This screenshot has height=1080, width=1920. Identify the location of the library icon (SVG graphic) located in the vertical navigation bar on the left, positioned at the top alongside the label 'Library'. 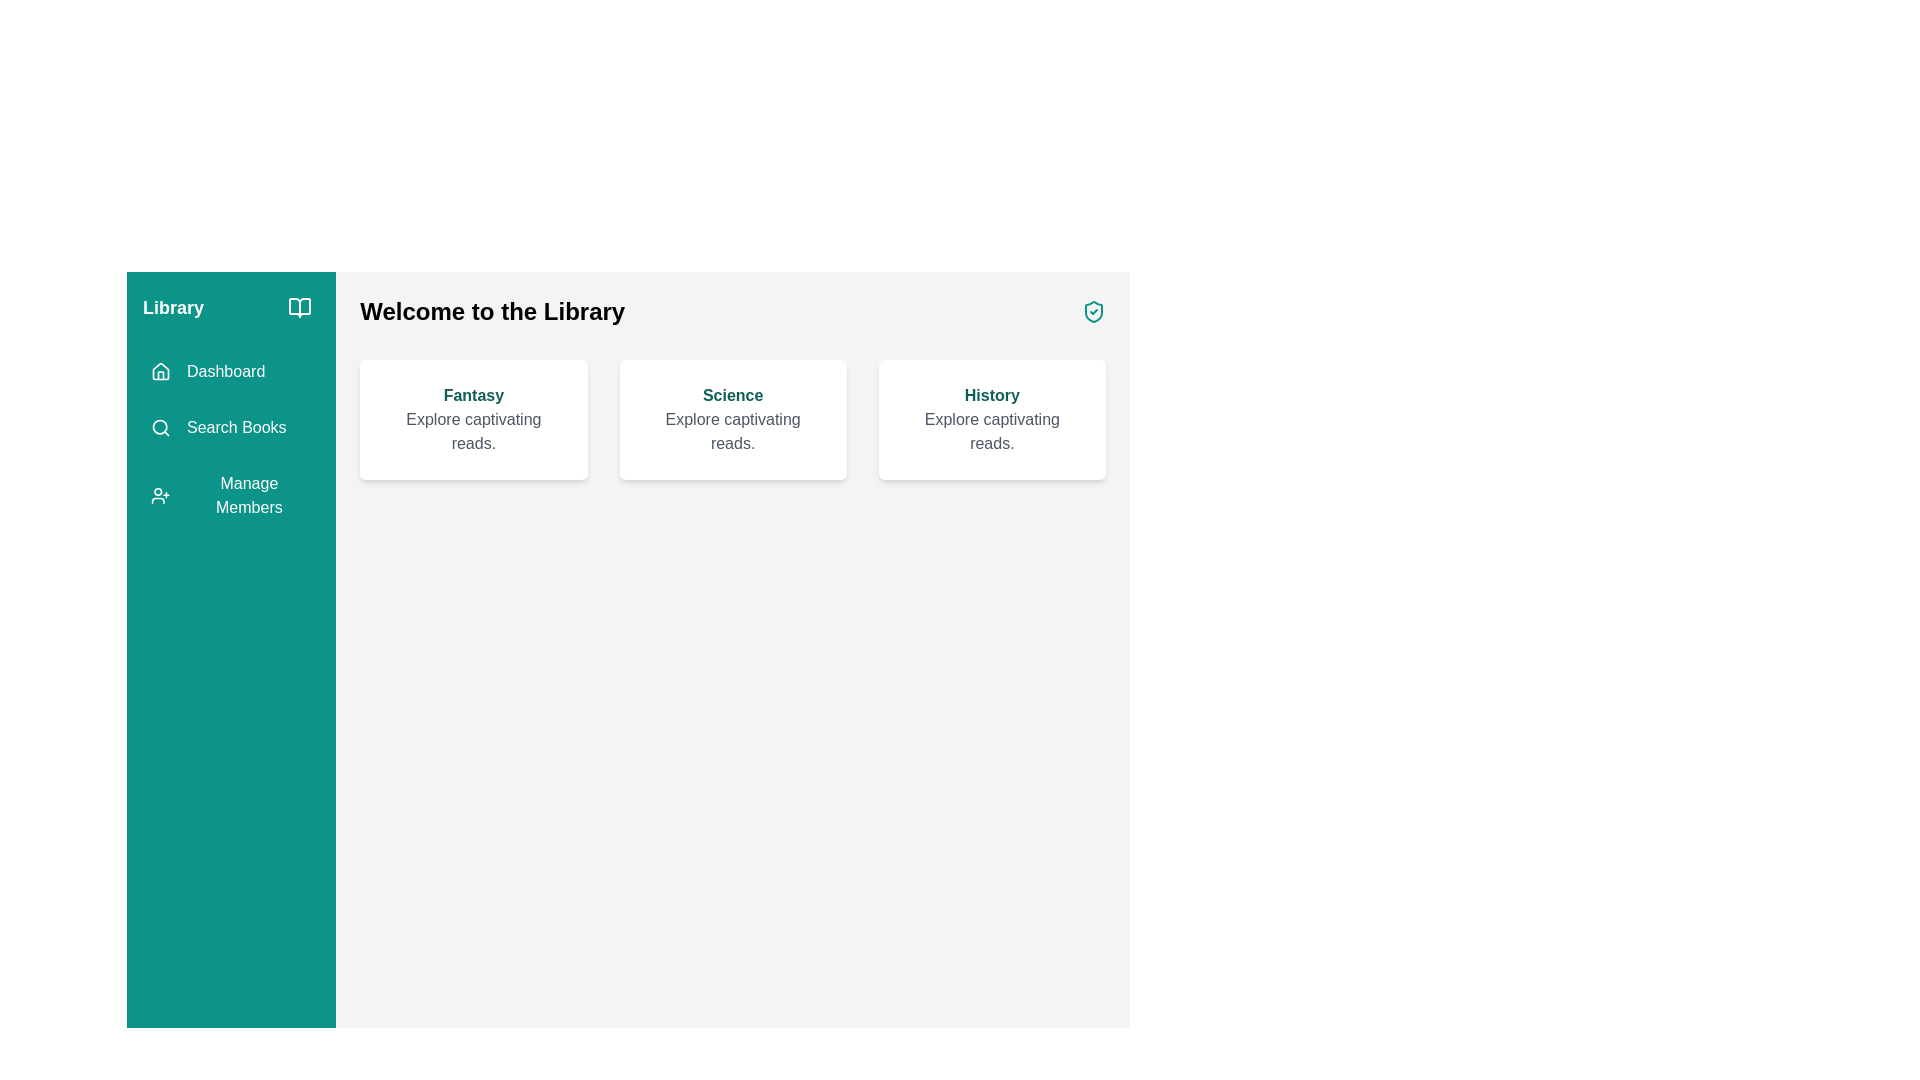
(299, 308).